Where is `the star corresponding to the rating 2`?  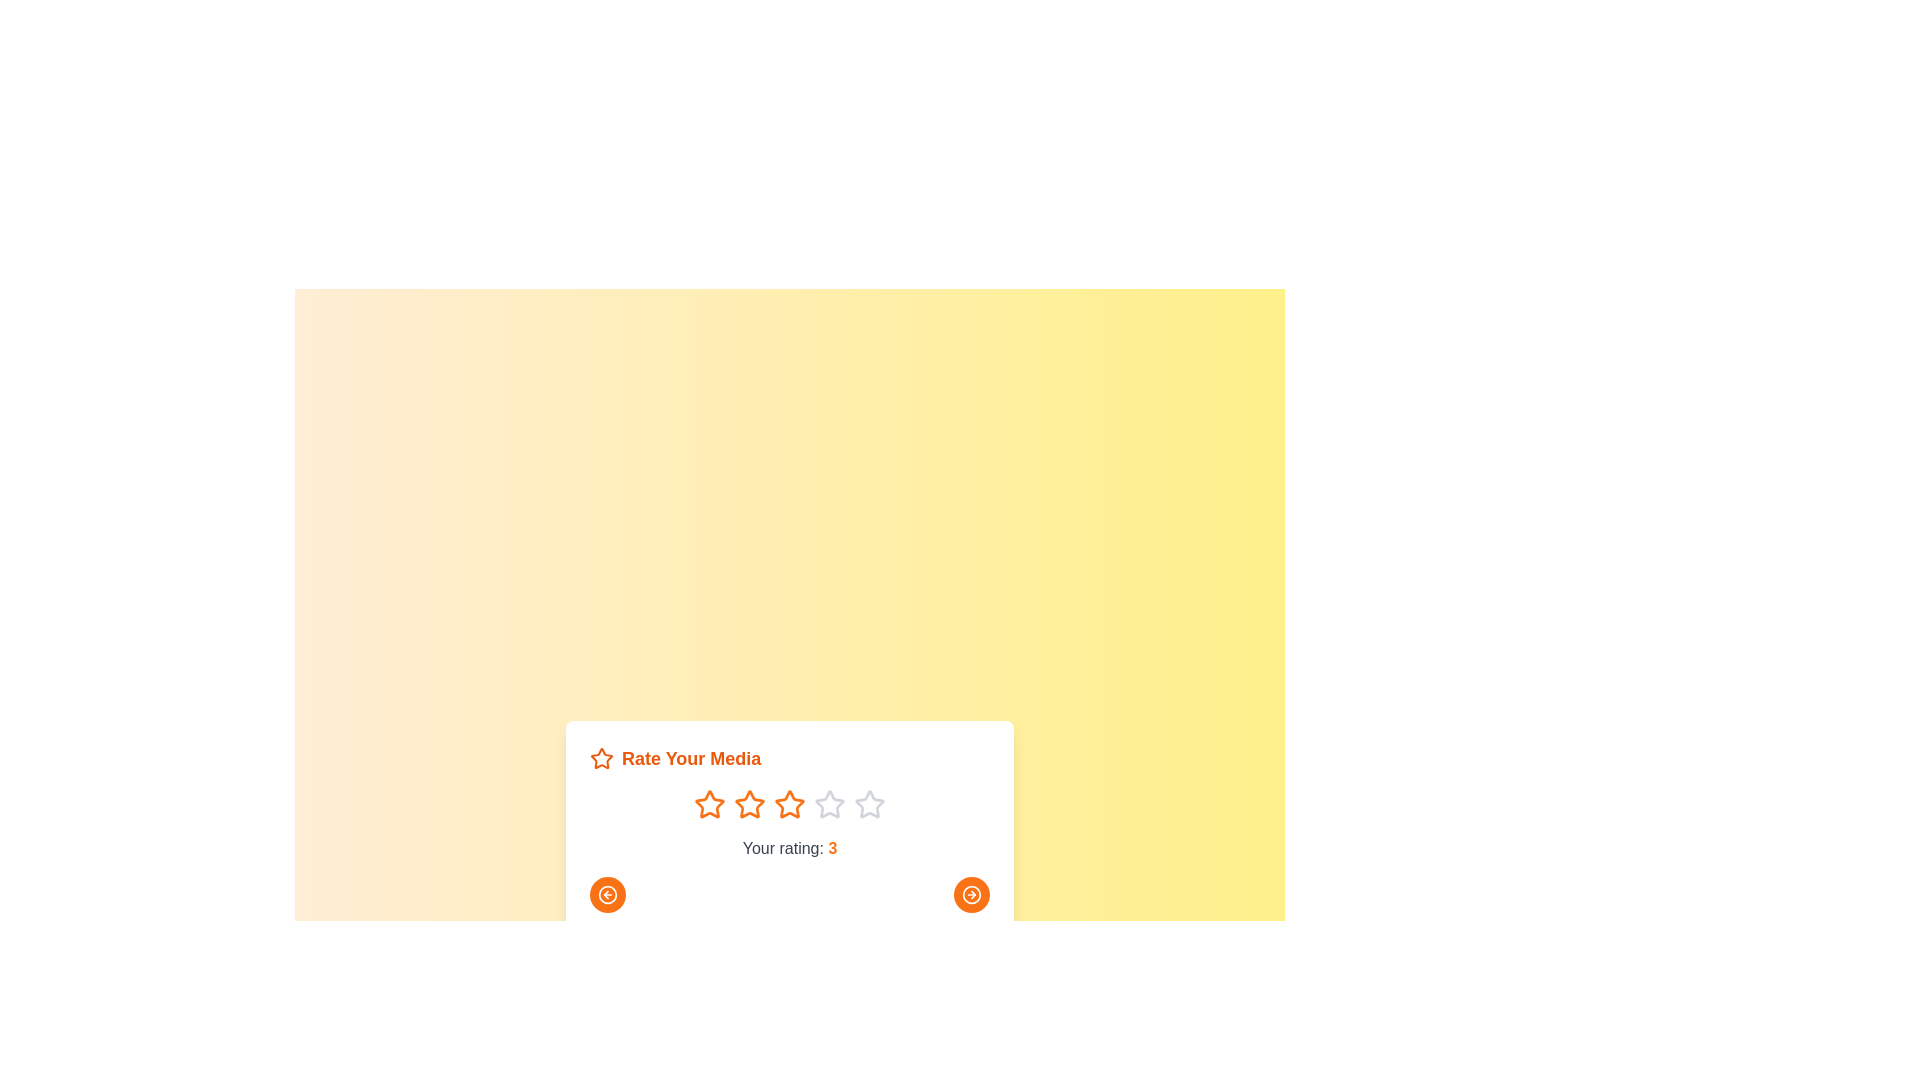 the star corresponding to the rating 2 is located at coordinates (748, 804).